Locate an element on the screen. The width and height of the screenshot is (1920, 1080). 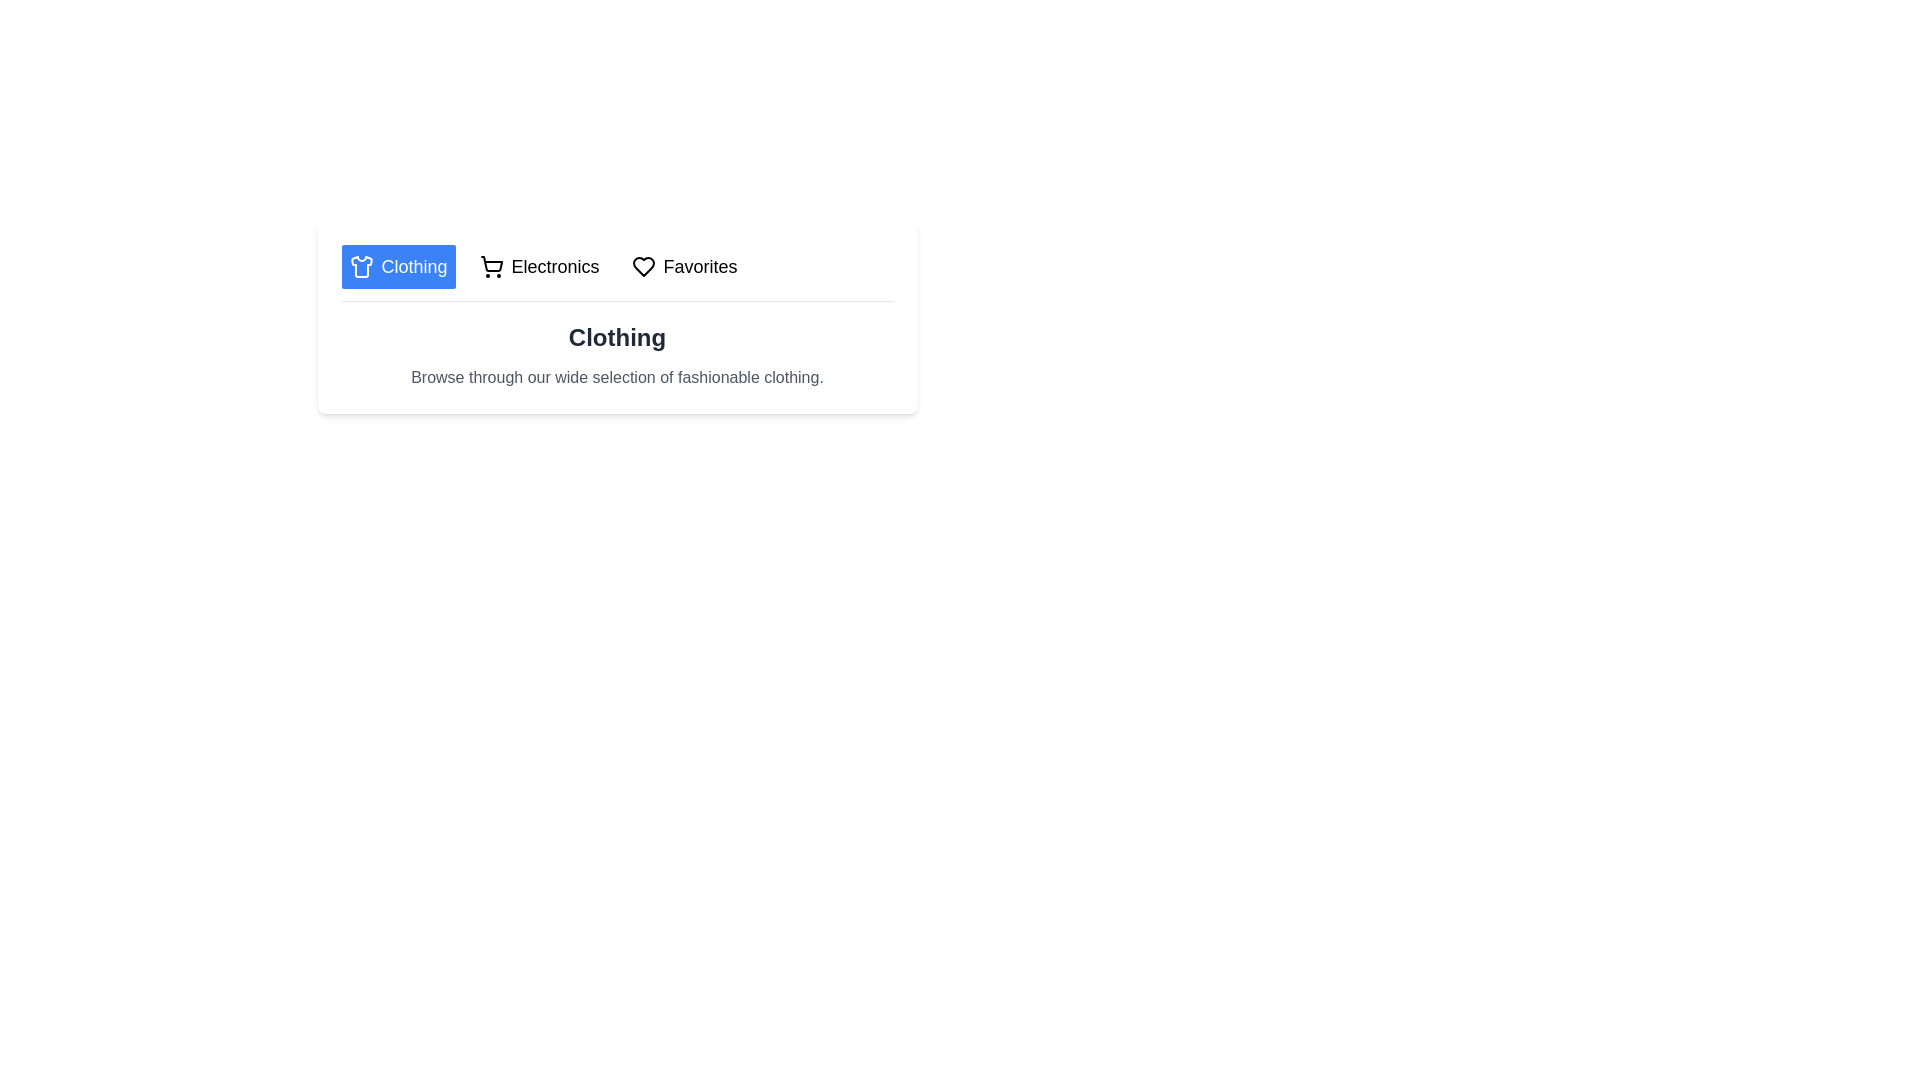
the tab labeled Electronics to select it is located at coordinates (538, 265).